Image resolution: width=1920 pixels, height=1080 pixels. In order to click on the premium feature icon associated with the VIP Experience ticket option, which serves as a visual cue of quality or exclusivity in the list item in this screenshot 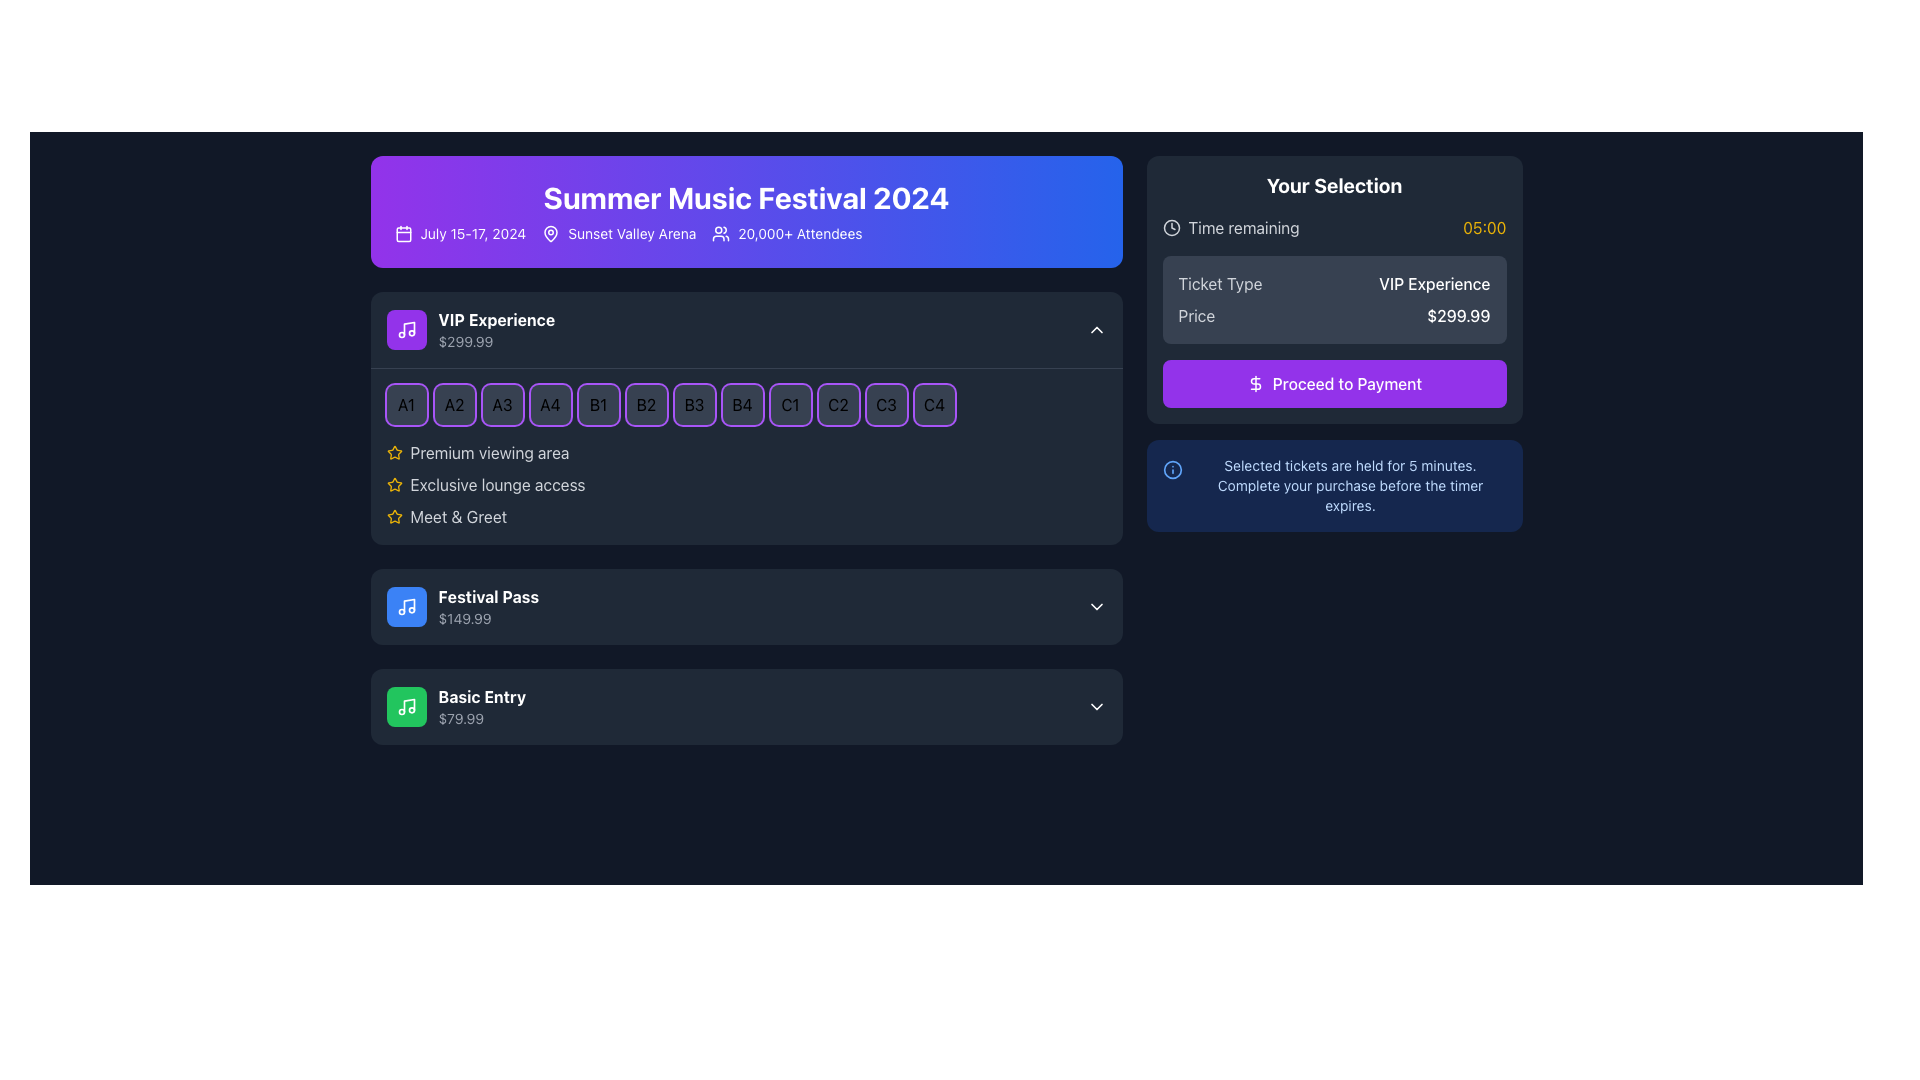, I will do `click(394, 515)`.